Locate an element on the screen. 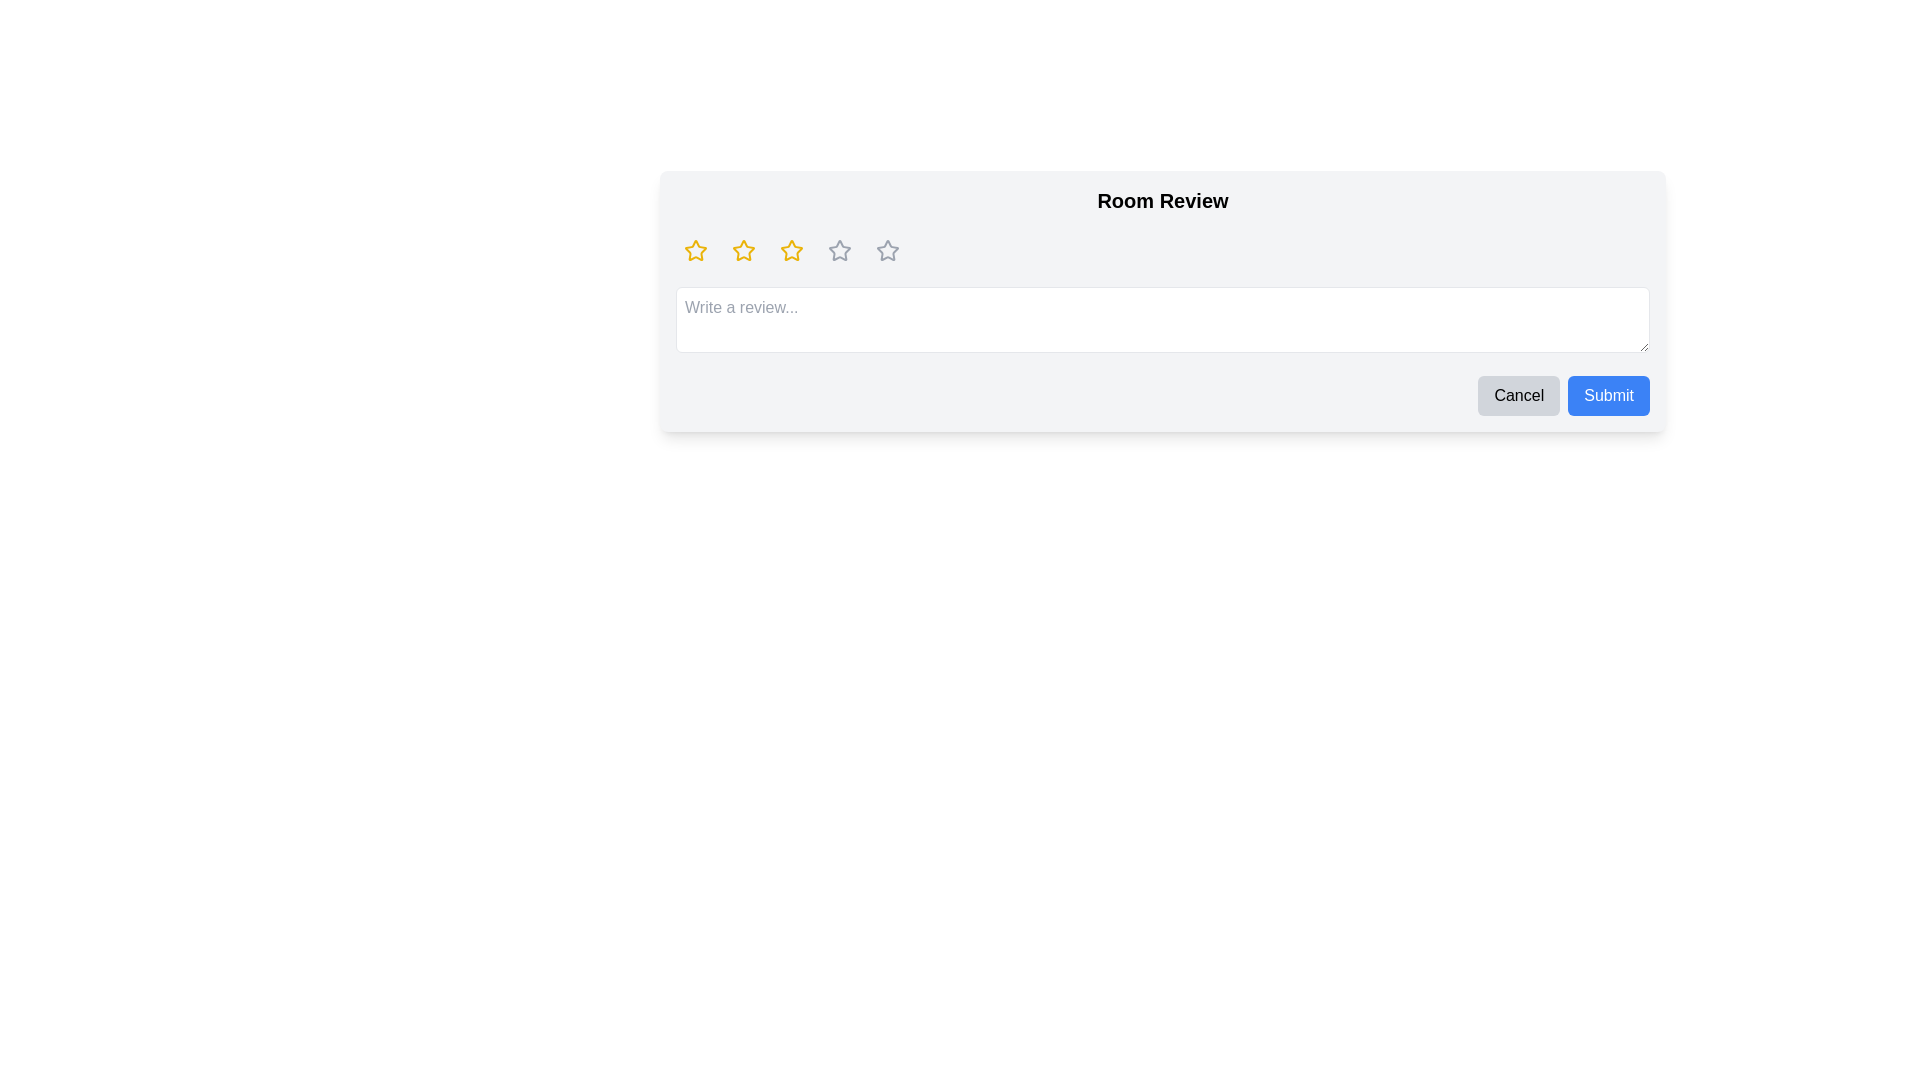 The width and height of the screenshot is (1920, 1080). the fourth star-shaped icon in the star rating component is located at coordinates (840, 249).